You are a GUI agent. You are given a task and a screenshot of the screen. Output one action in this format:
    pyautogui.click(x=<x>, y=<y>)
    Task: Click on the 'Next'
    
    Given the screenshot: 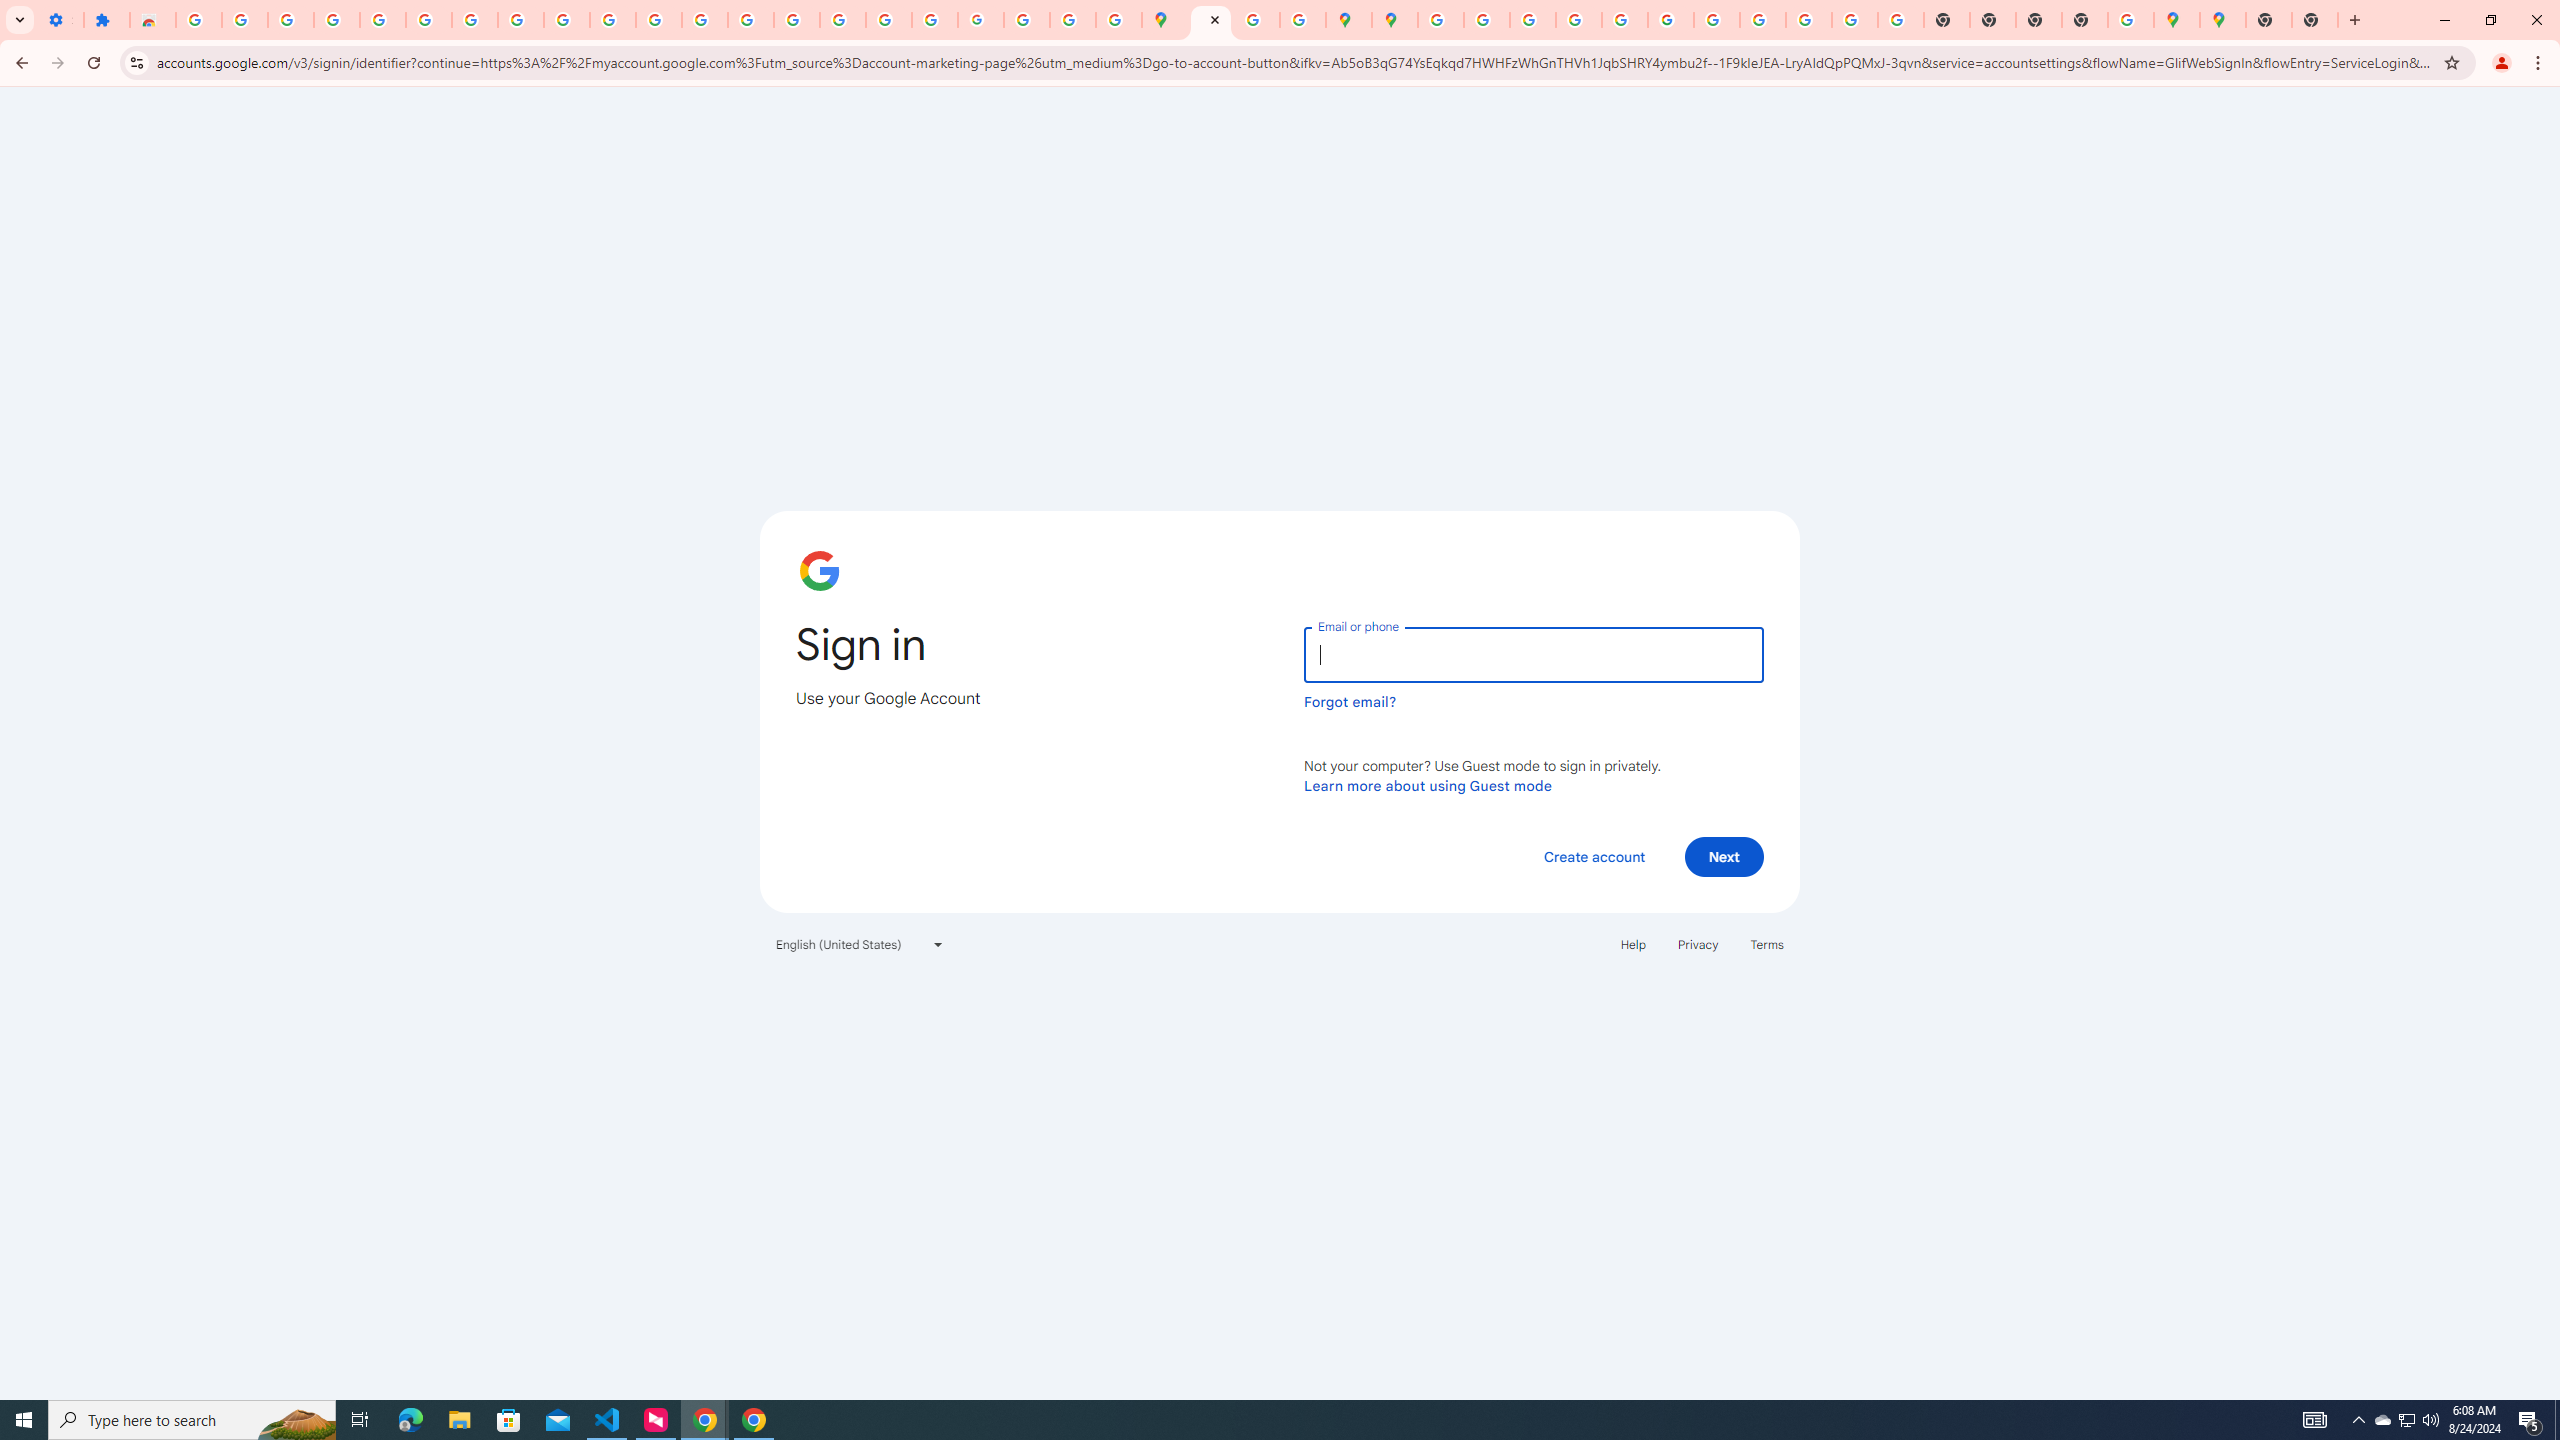 What is the action you would take?
    pyautogui.click(x=1724, y=855)
    